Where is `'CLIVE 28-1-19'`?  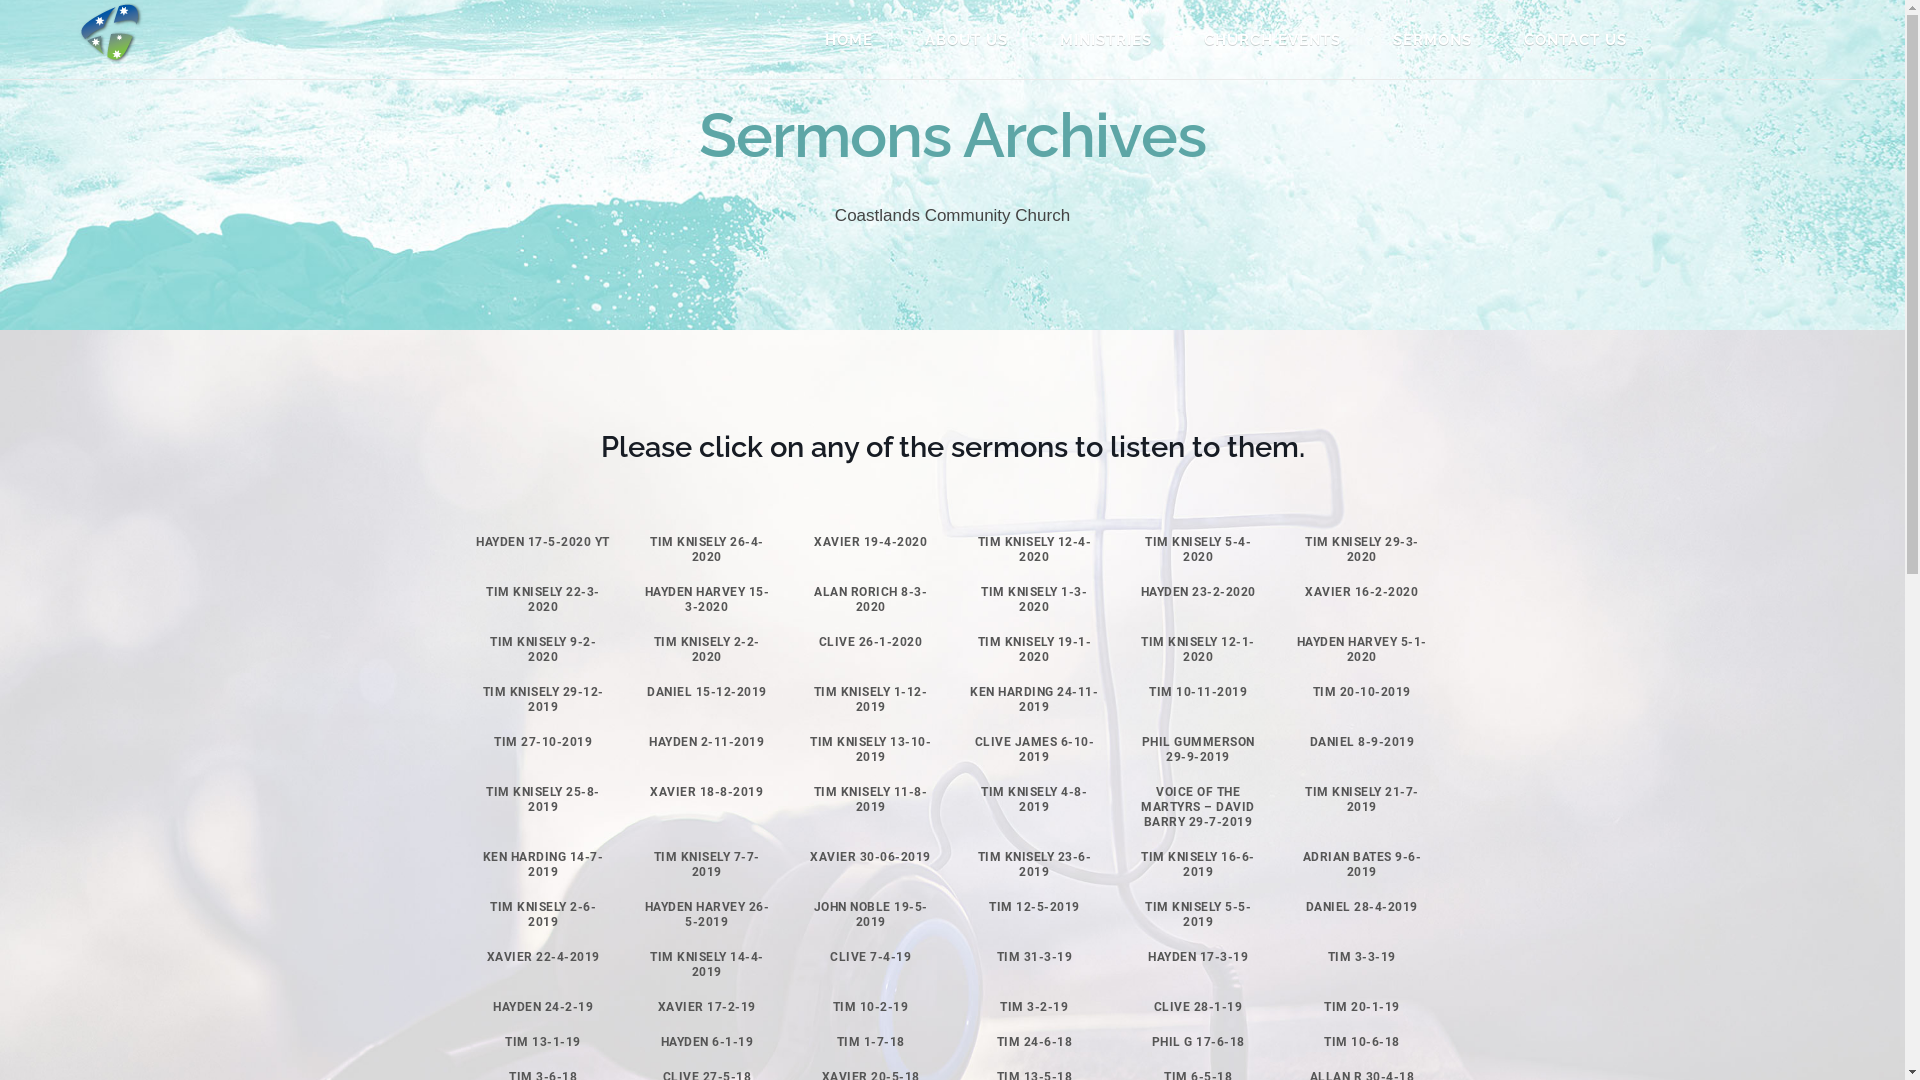
'CLIVE 28-1-19' is located at coordinates (1198, 1006).